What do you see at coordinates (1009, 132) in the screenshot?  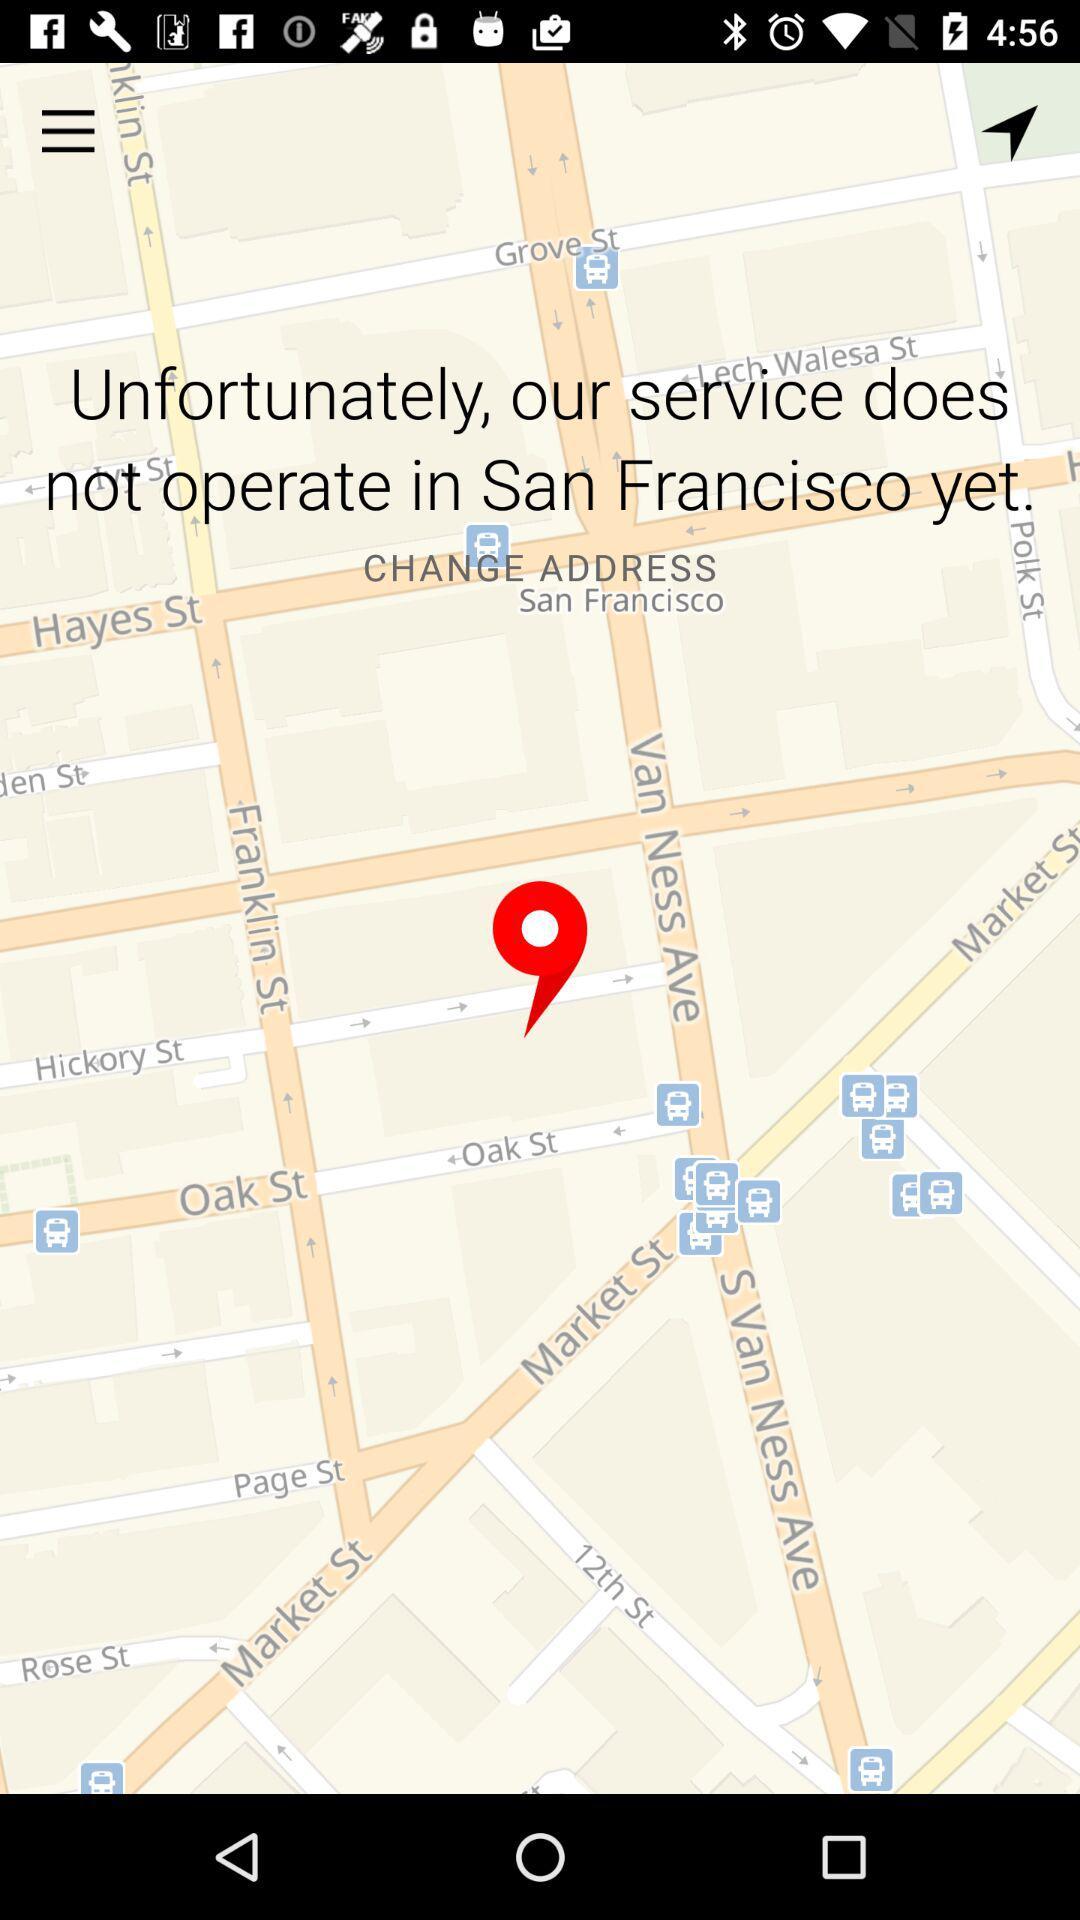 I see `the item above unfortunately our service item` at bounding box center [1009, 132].